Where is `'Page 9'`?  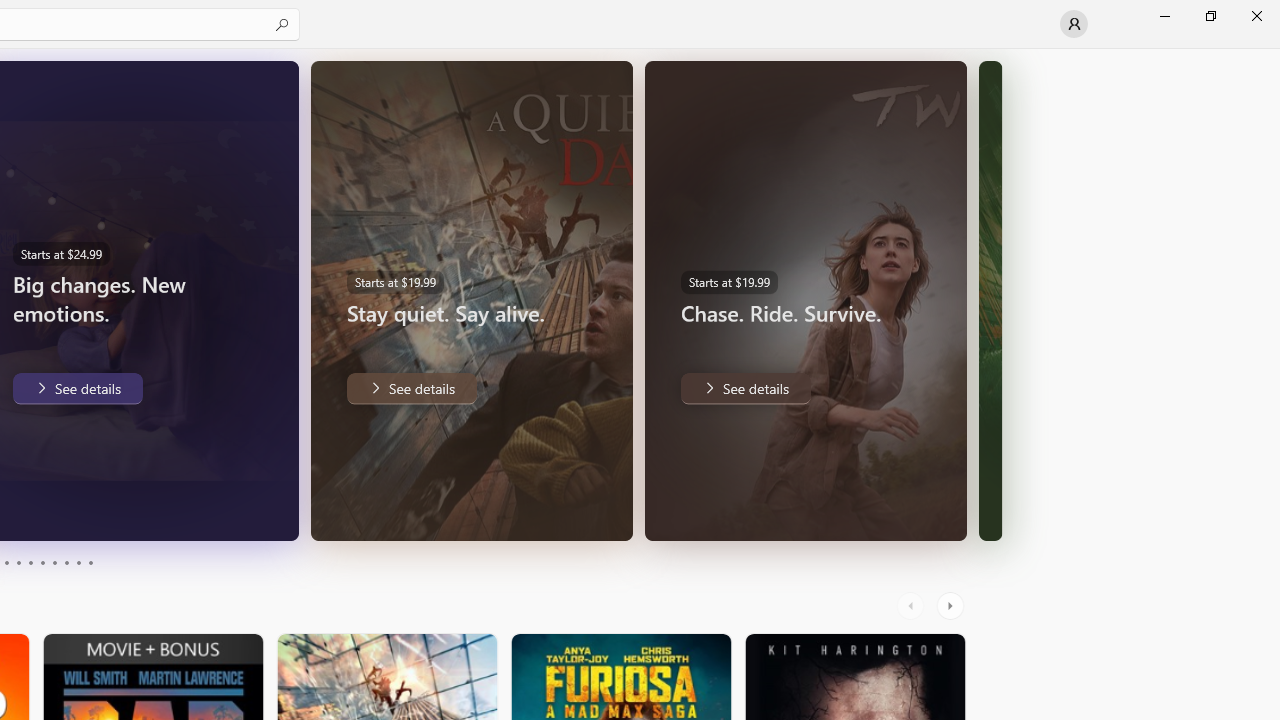 'Page 9' is located at coordinates (78, 563).